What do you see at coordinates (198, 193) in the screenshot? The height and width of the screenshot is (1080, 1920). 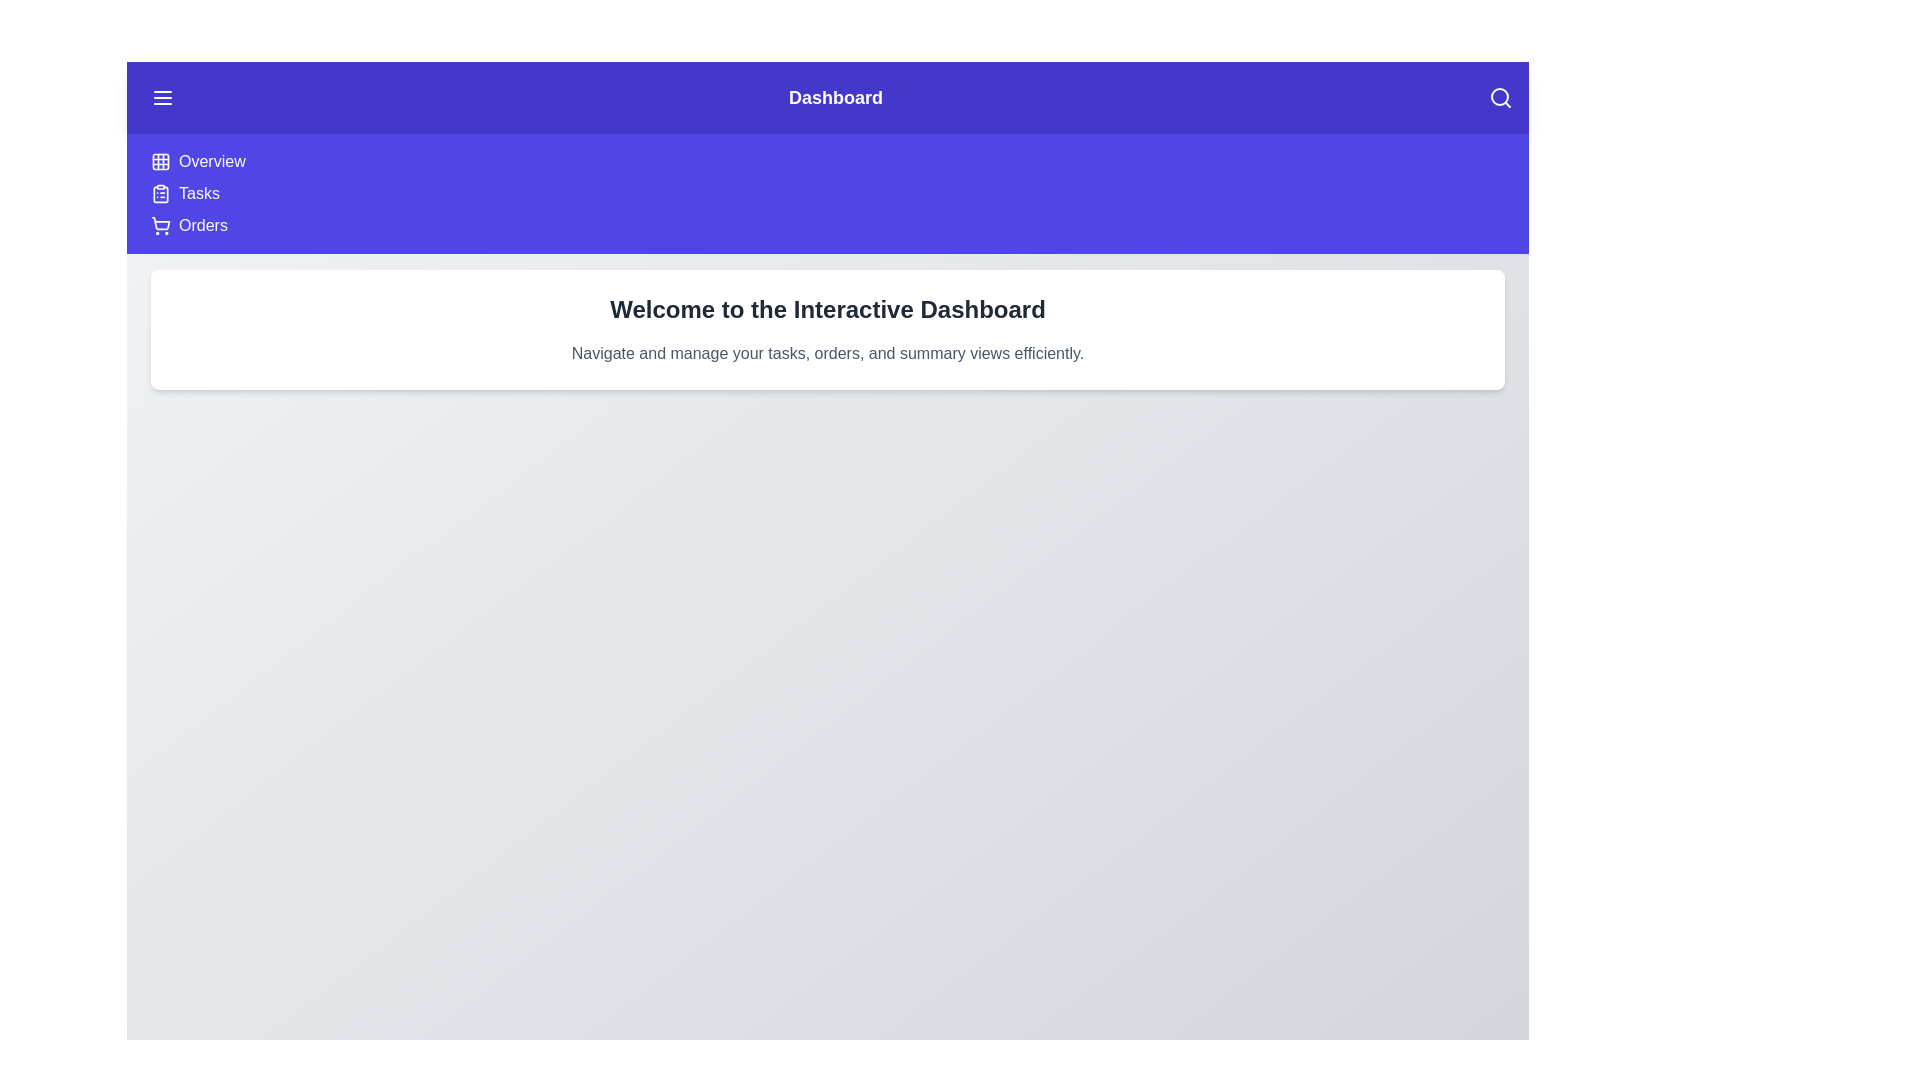 I see `the menu item Tasks to navigate` at bounding box center [198, 193].